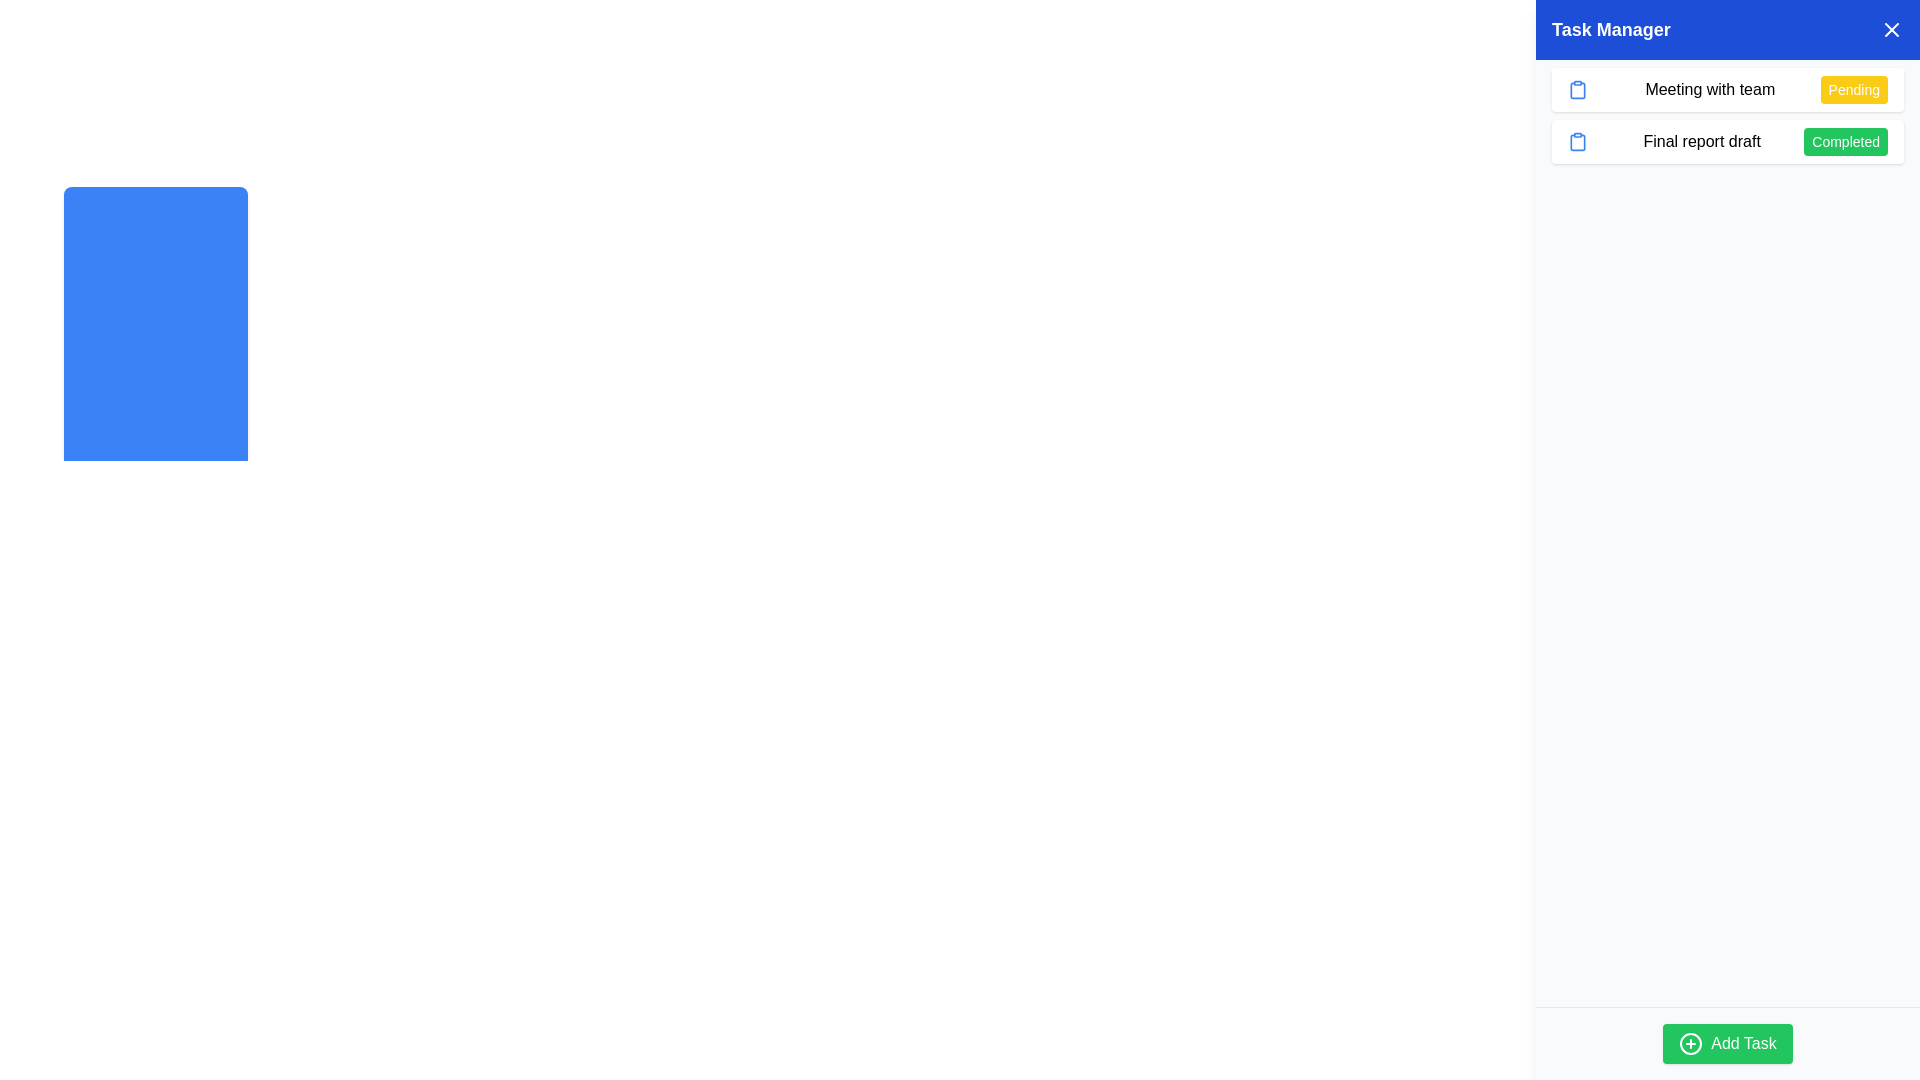 Image resolution: width=1920 pixels, height=1080 pixels. Describe the element at coordinates (1727, 88) in the screenshot. I see `the task entry button labeled 'Meeting with team' in the 'Task Manager' section` at that location.